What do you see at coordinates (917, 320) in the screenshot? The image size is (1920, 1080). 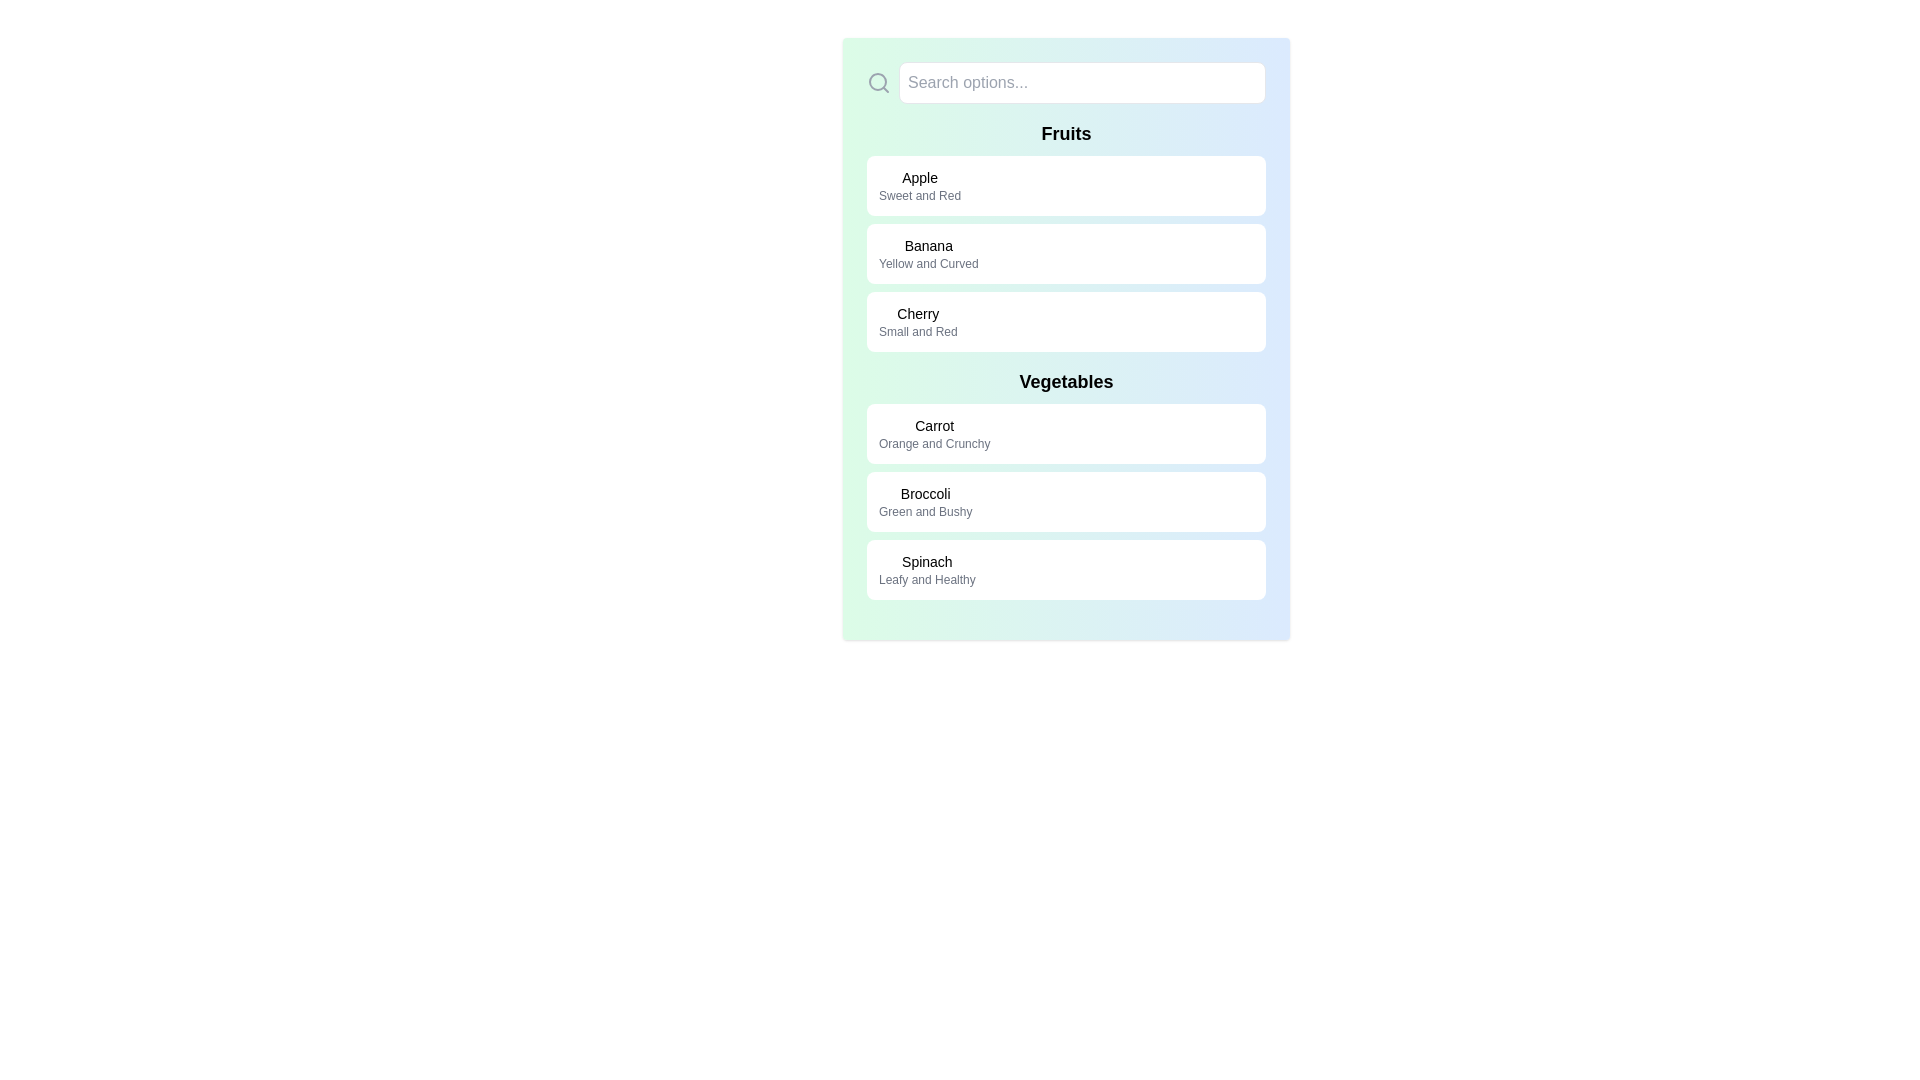 I see `on the informational text block representing the 'Cherry' item, which contains the description 'Small and Red' in the third row of the 'Fruits' list` at bounding box center [917, 320].